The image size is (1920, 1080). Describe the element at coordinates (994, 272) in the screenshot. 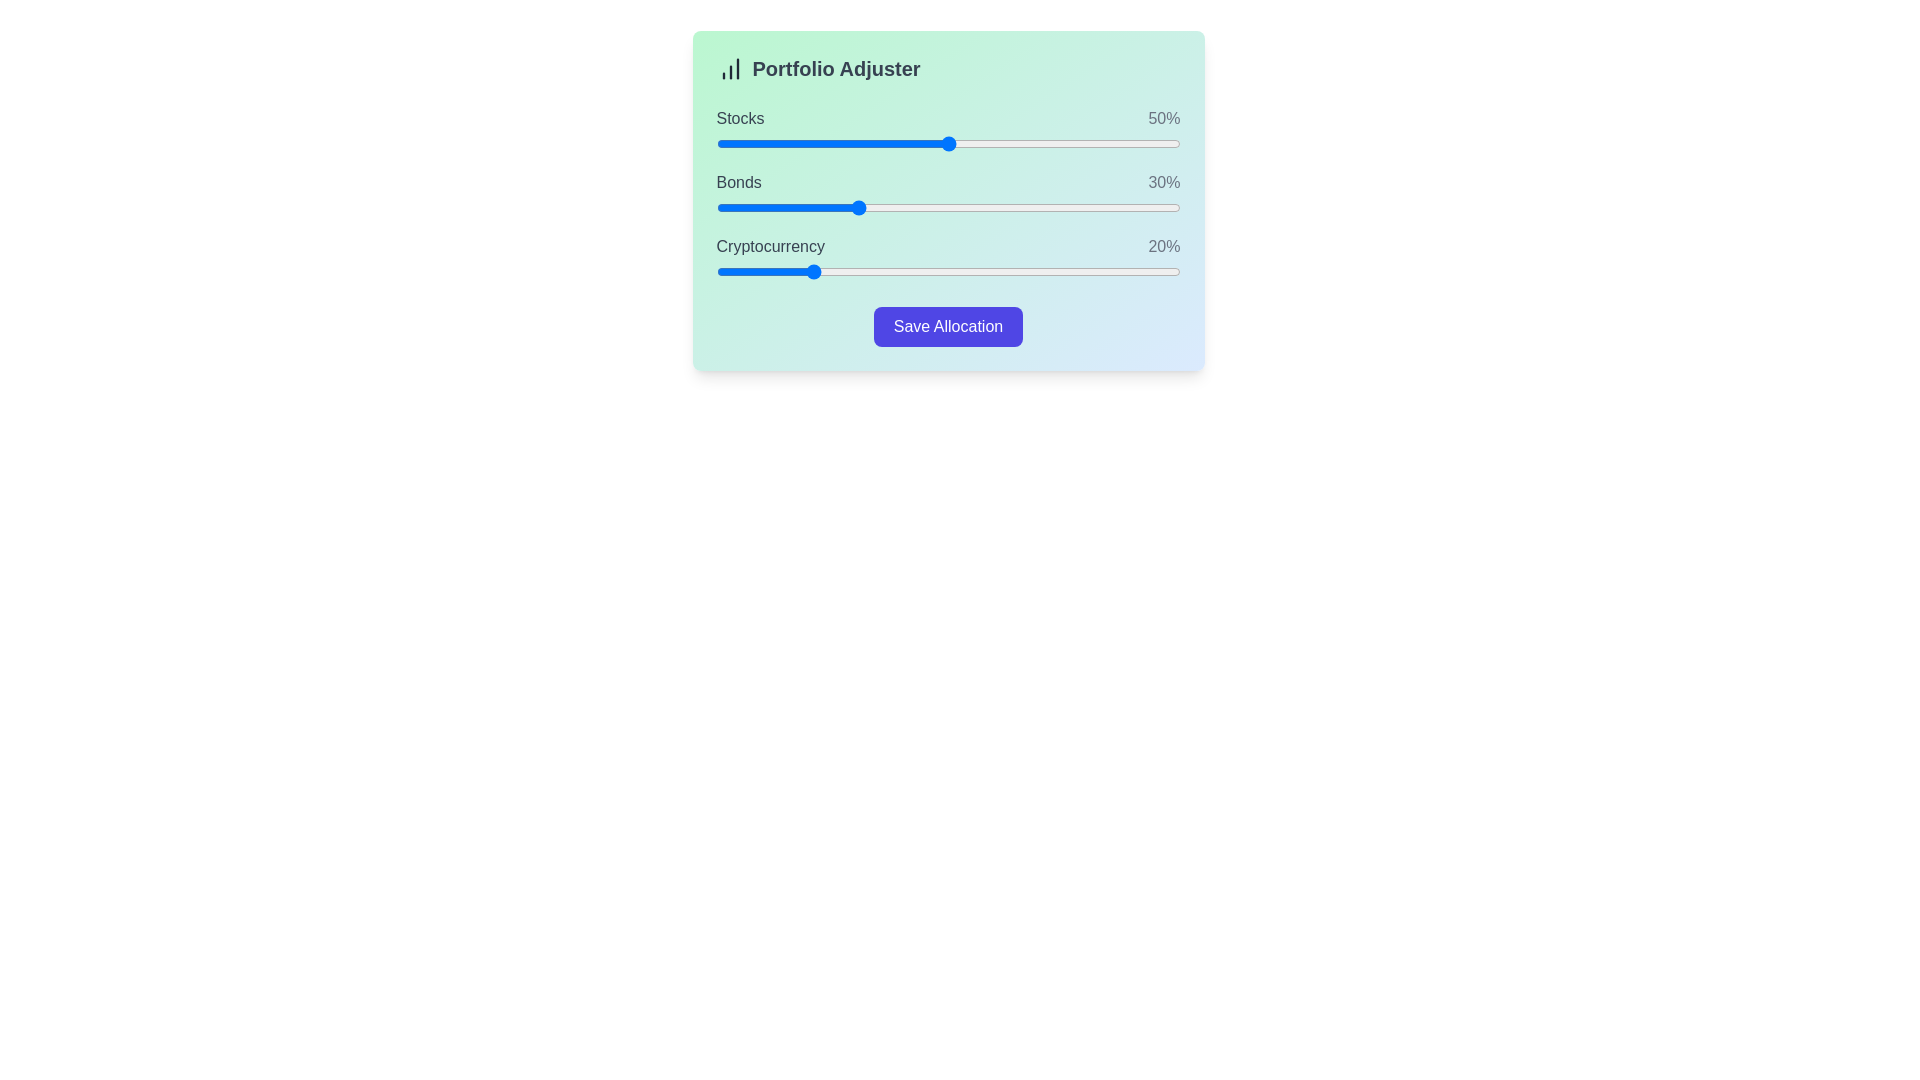

I see `the 'Cryptocurrency' slider to set its value to 60` at that location.